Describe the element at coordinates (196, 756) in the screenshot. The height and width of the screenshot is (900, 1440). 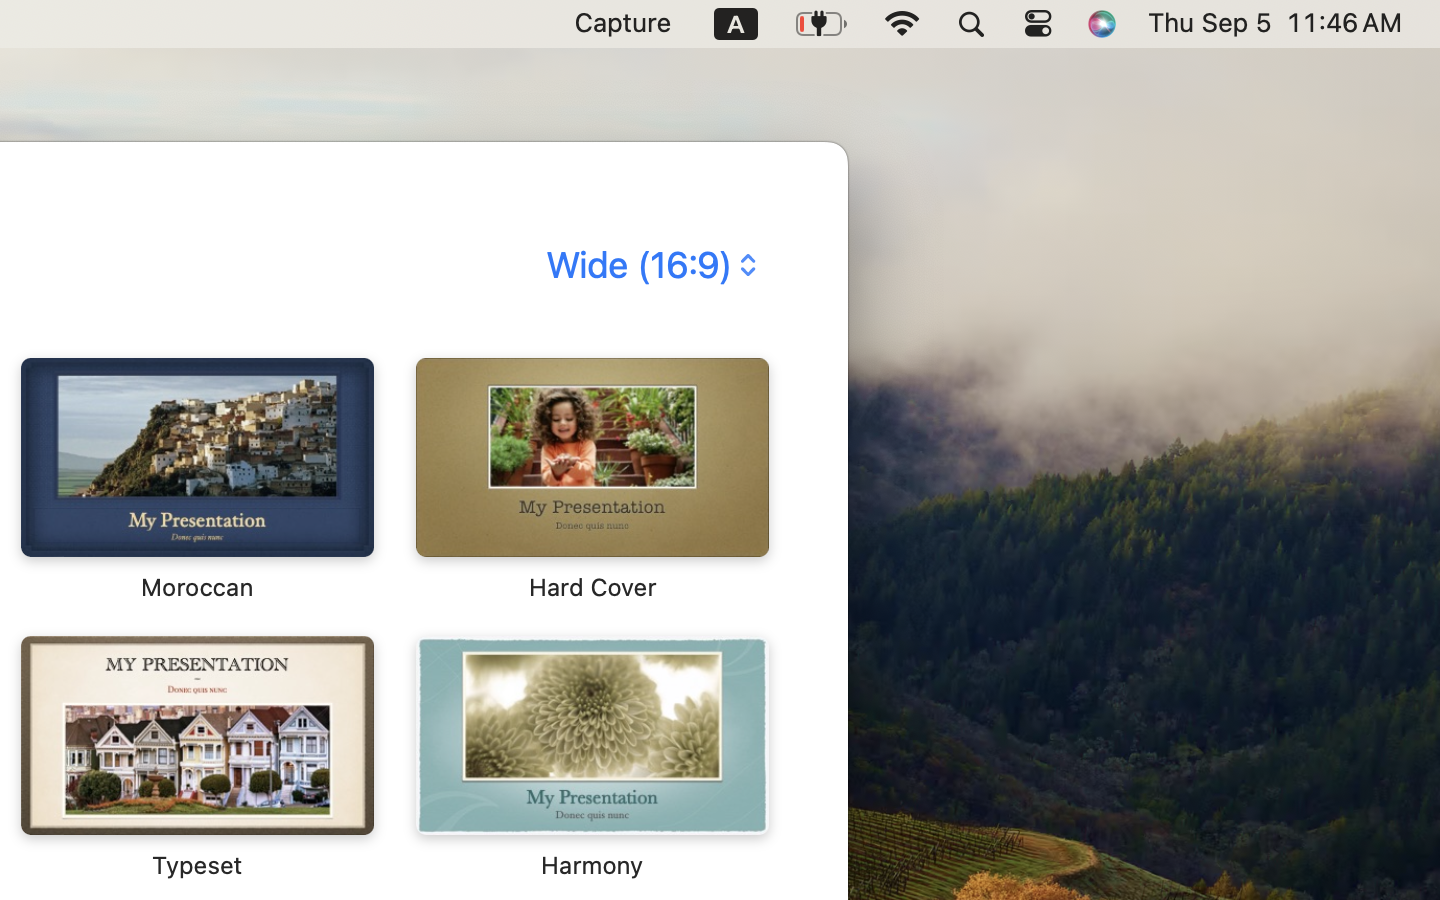
I see `'‎⁨Typeset⁩'` at that location.